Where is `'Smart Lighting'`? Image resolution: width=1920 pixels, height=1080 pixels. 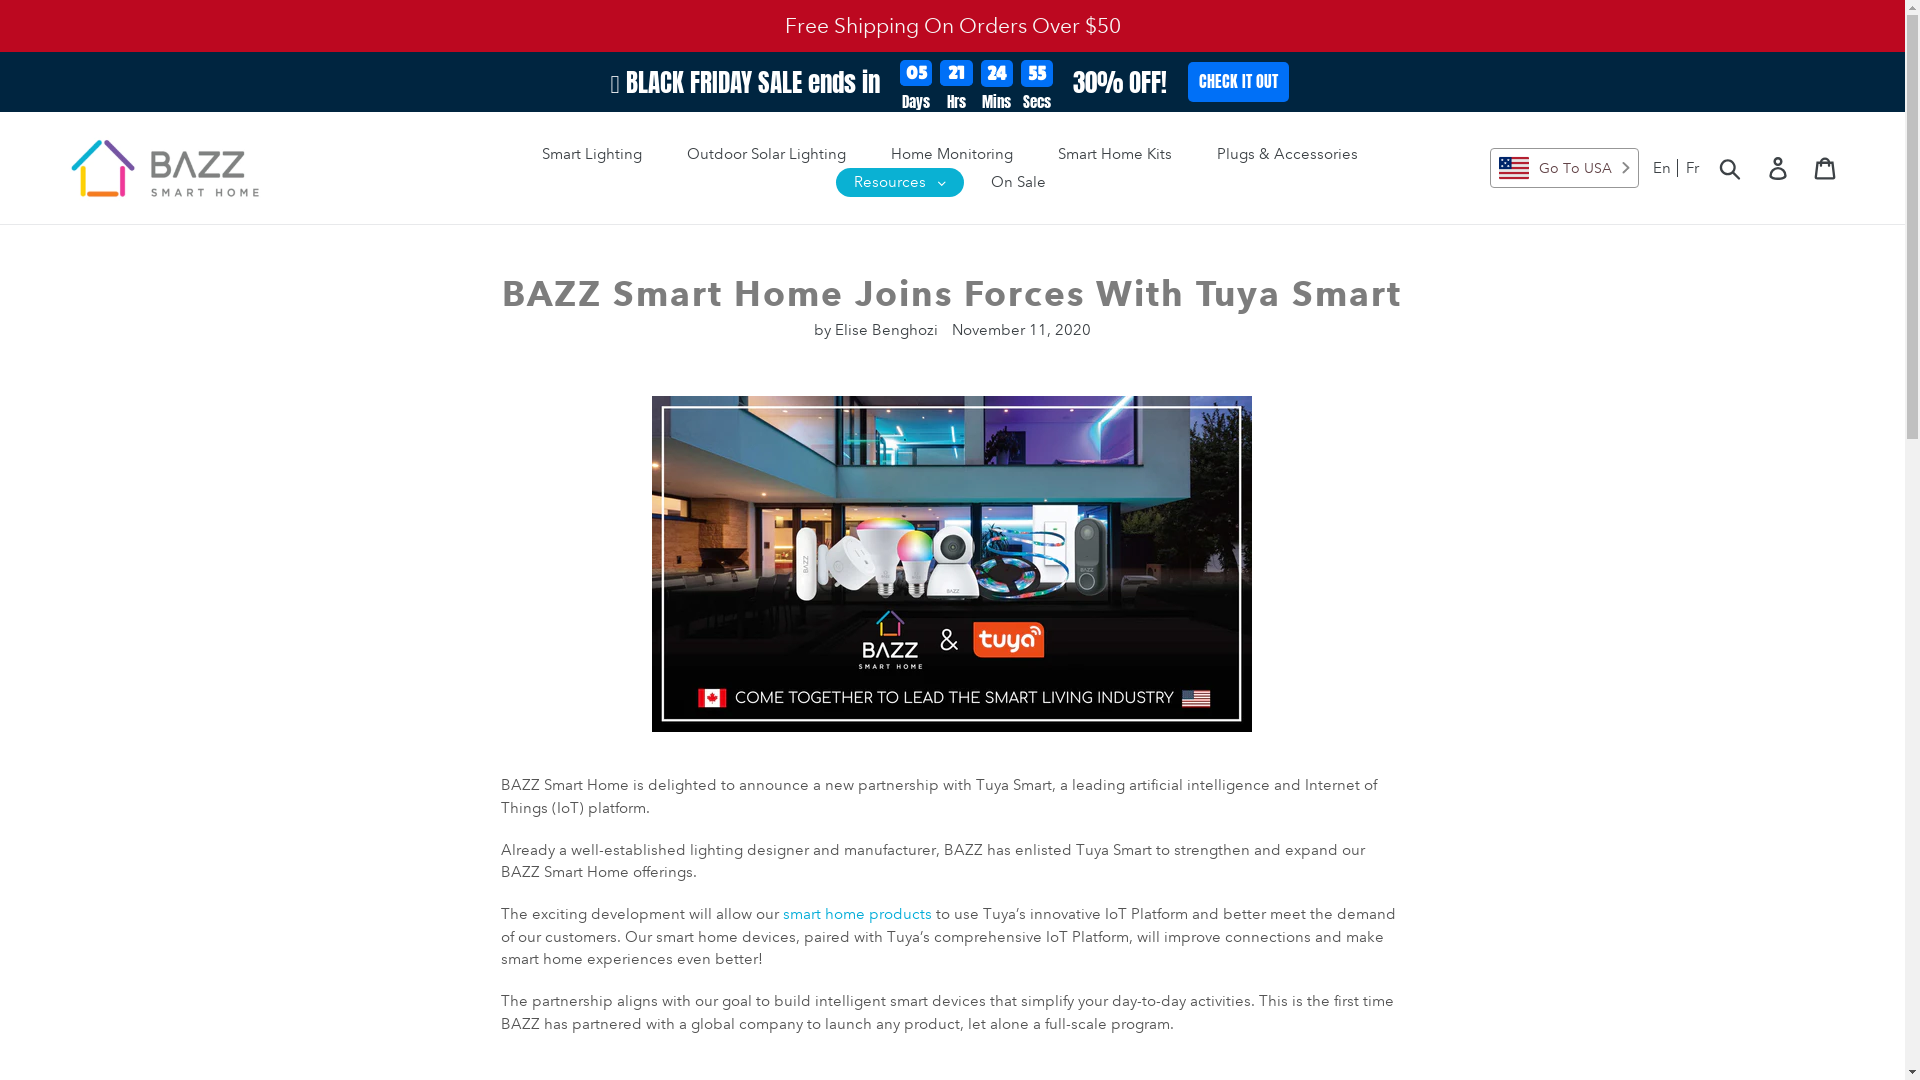 'Smart Lighting' is located at coordinates (523, 153).